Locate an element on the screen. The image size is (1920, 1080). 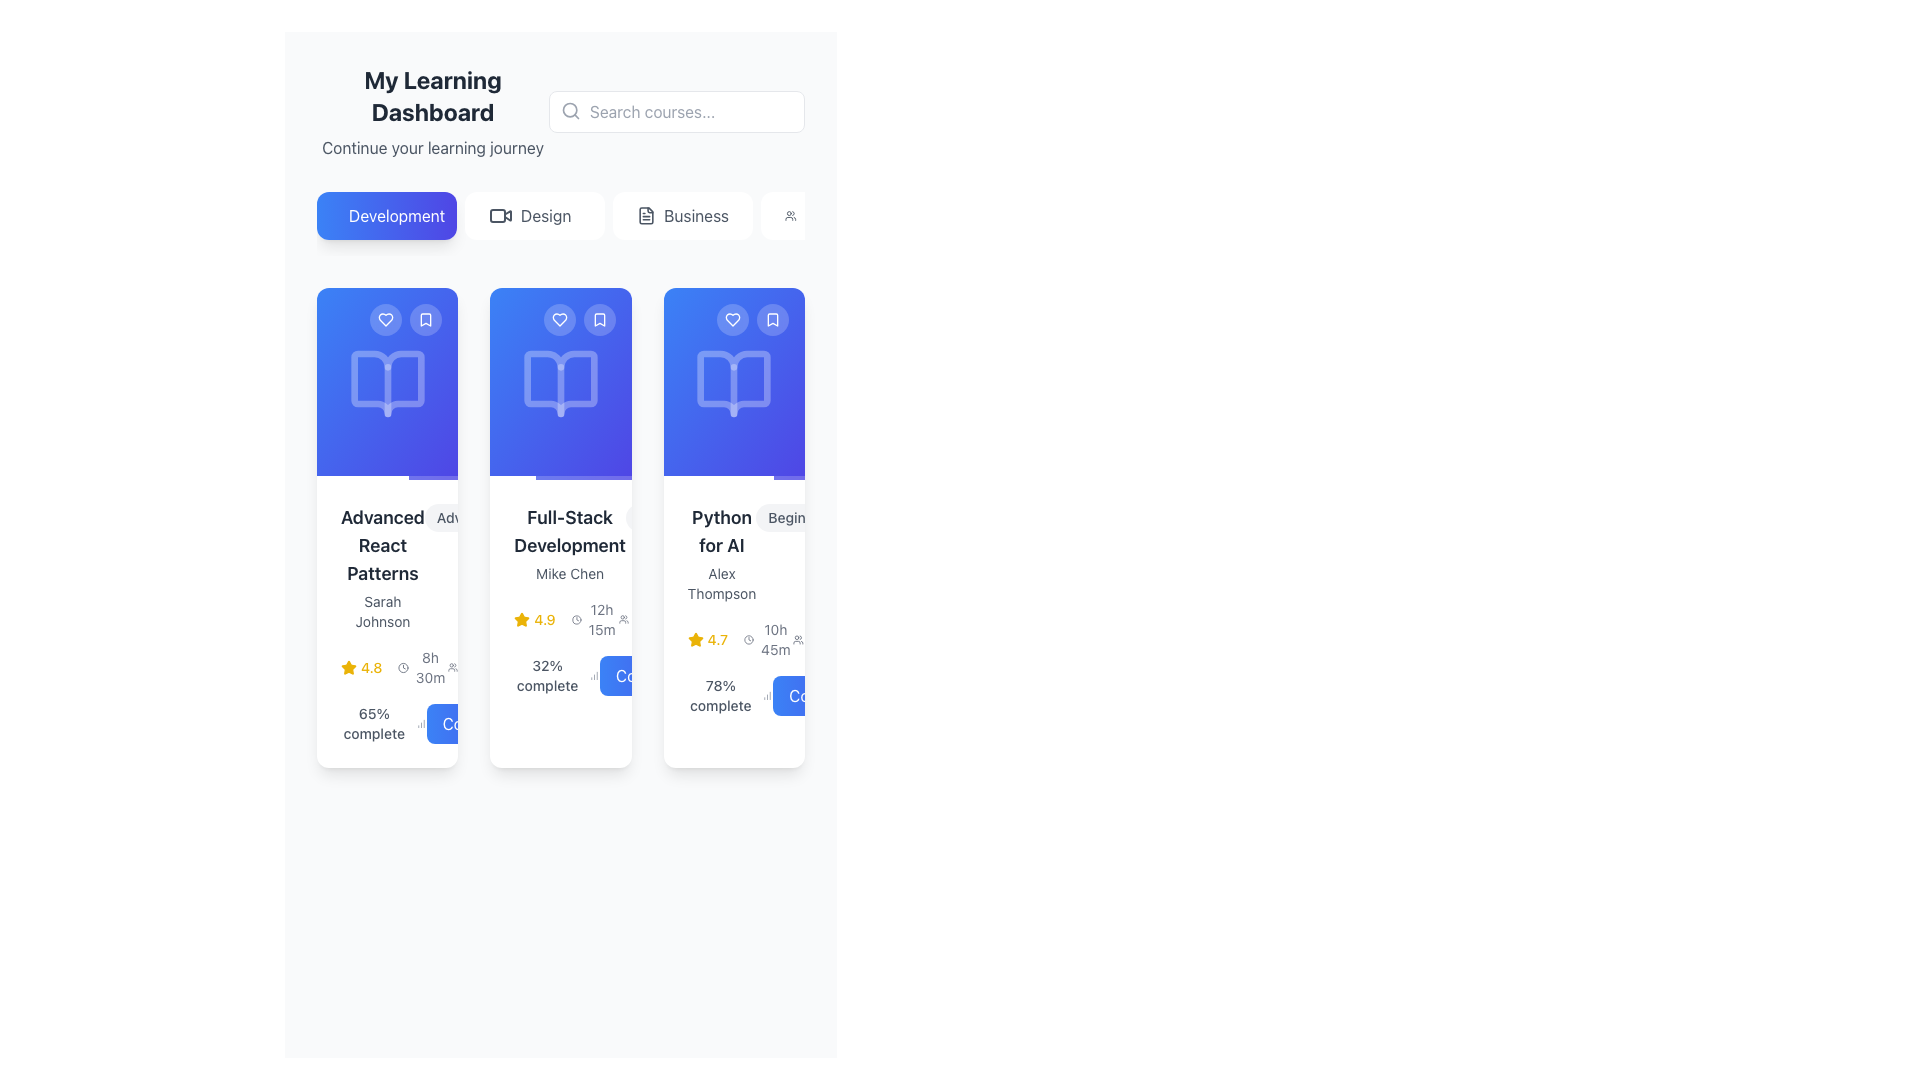
value of the Text label displaying the number '4.7' located within the third card of the course 'Python for AI', next to the star icon is located at coordinates (717, 640).